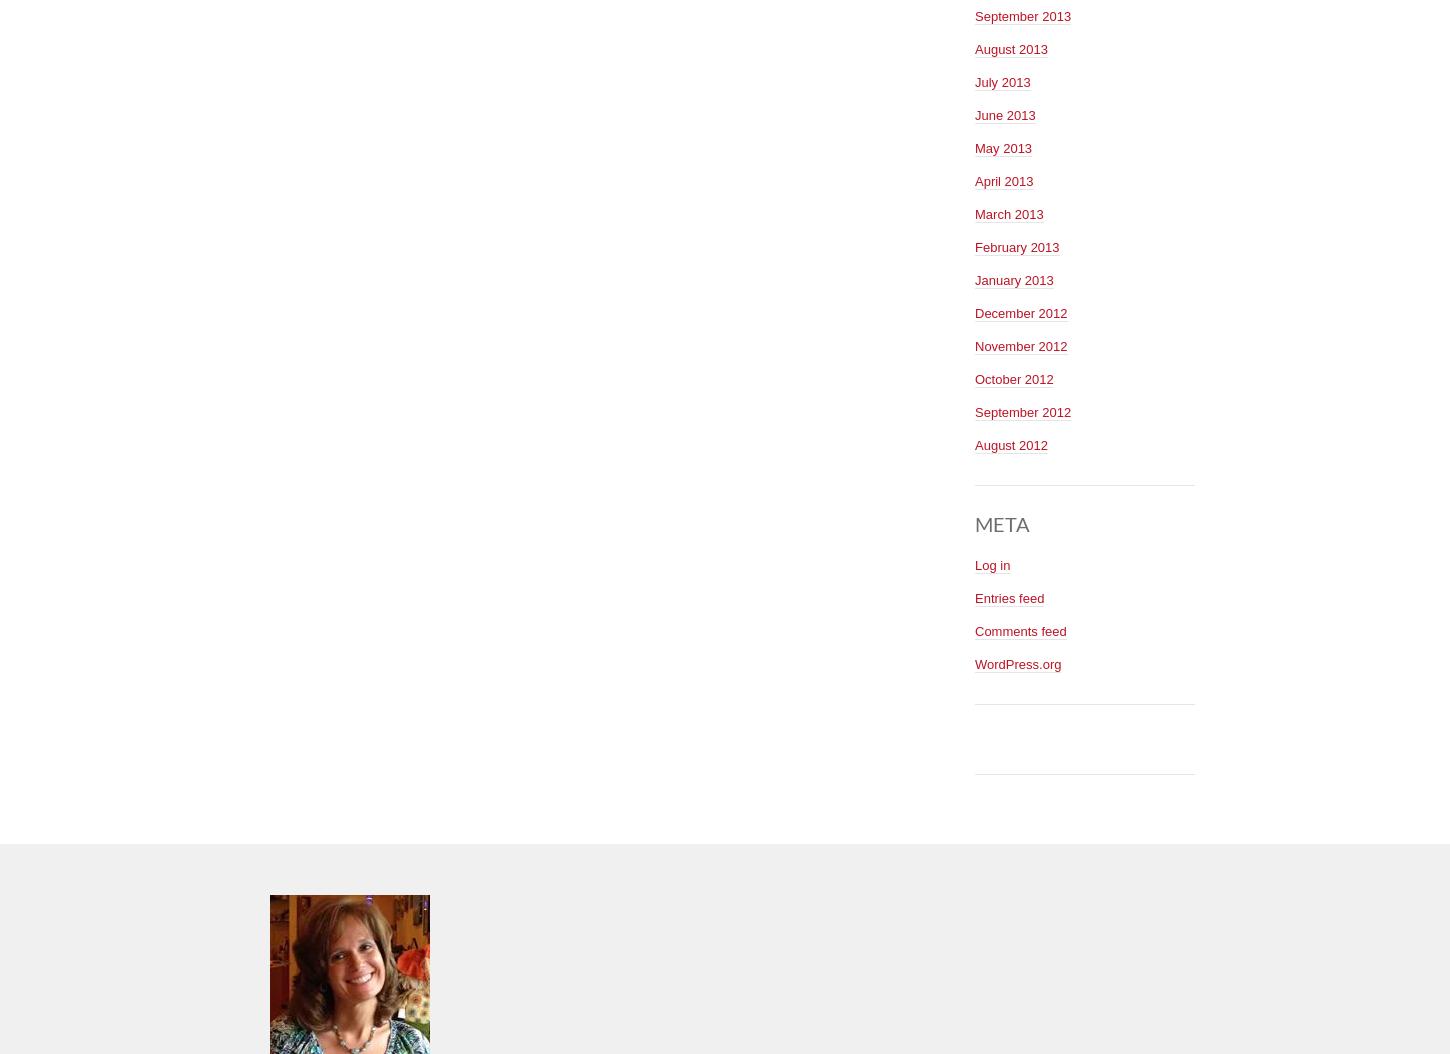 This screenshot has height=1054, width=1450. Describe the element at coordinates (974, 564) in the screenshot. I see `'Log in'` at that location.